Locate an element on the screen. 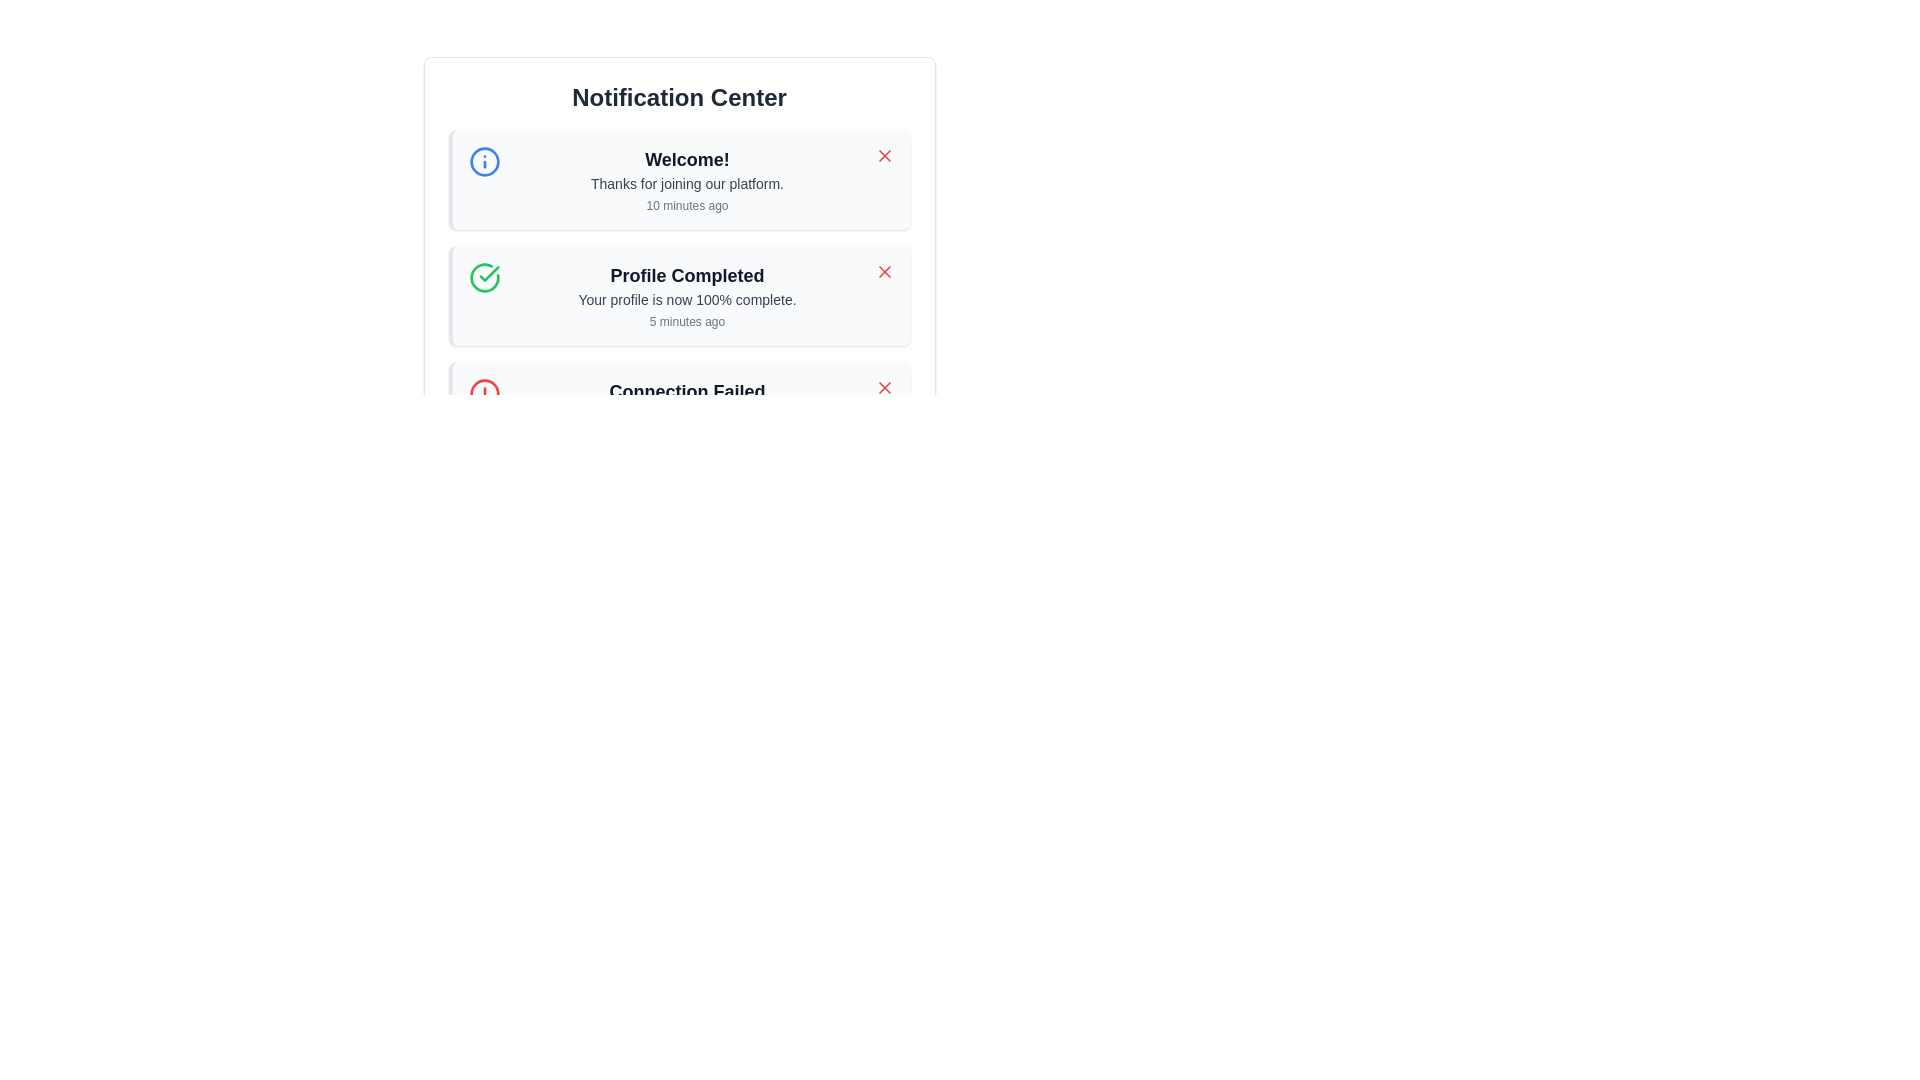 The image size is (1920, 1080). the Text Label that serves as the title for the notification message, which is located above the message text 'Could not connect to the server.' within the third notification in the 'Notification Center' is located at coordinates (687, 392).